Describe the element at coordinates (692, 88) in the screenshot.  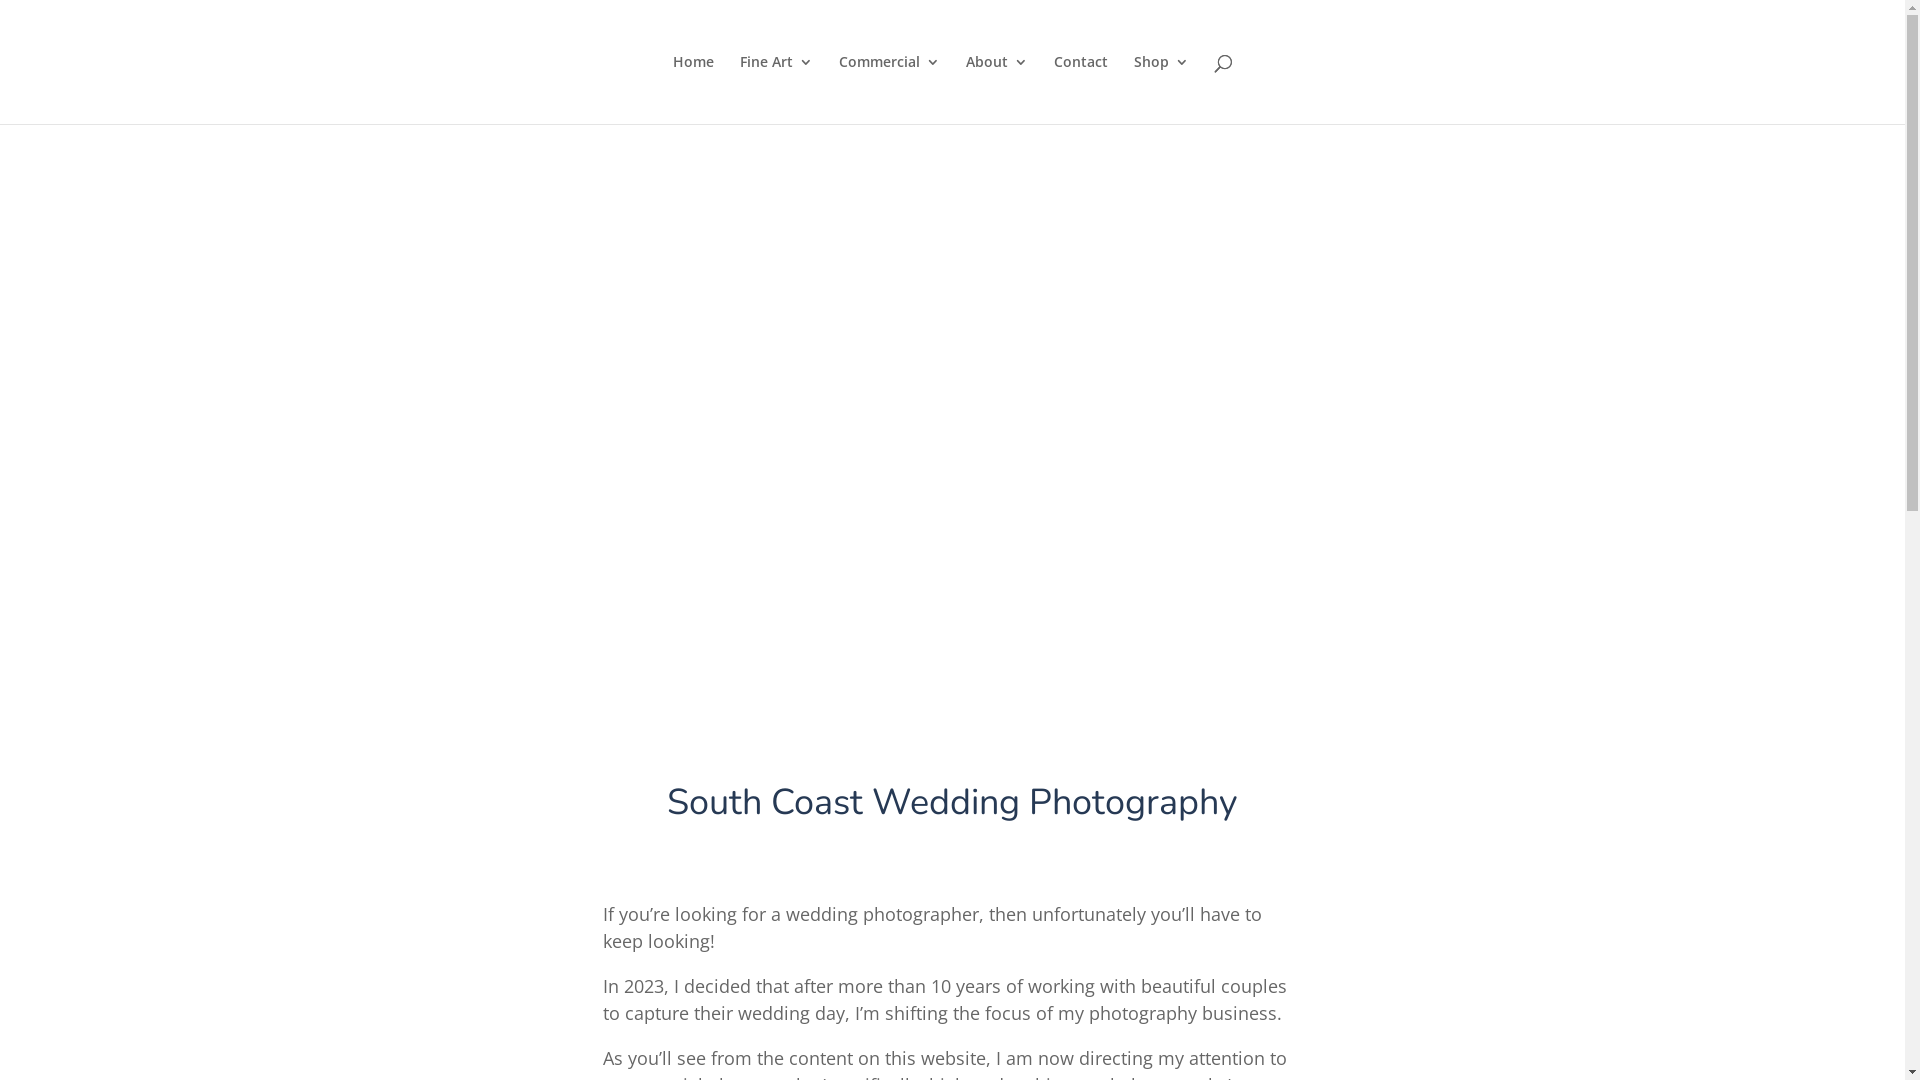
I see `'Home'` at that location.